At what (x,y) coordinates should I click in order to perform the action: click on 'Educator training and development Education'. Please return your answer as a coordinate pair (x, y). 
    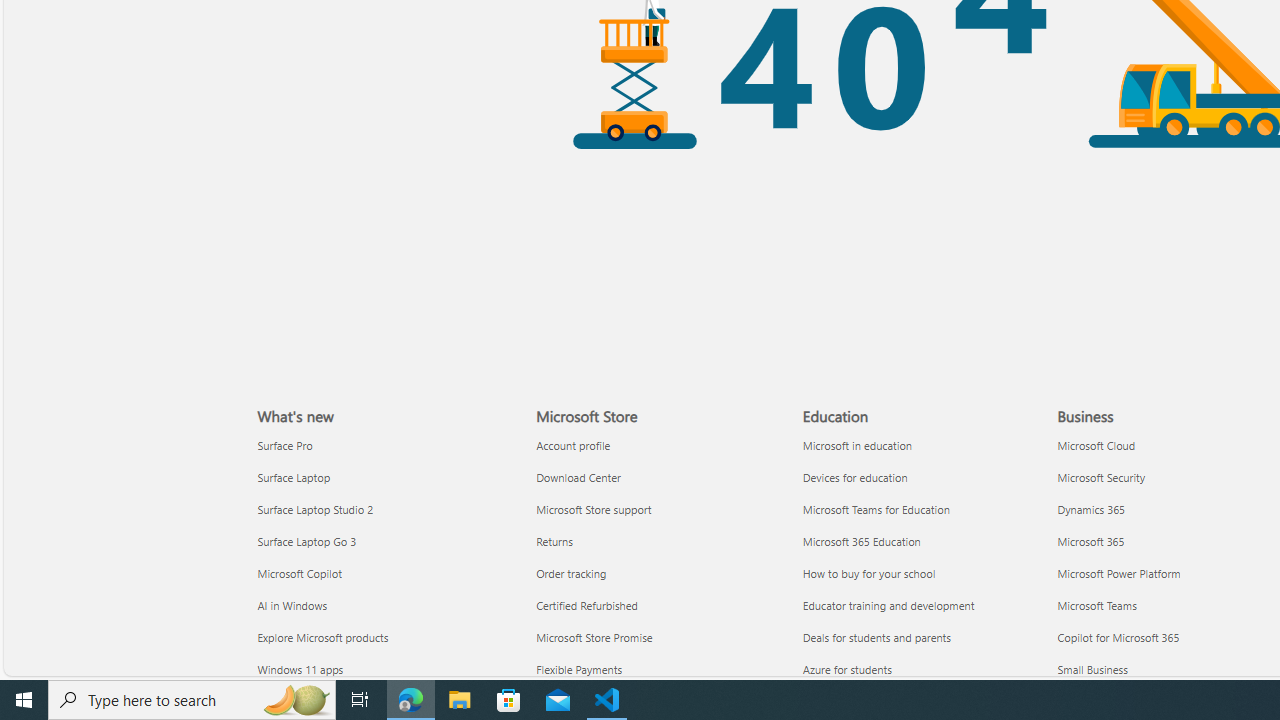
    Looking at the image, I should click on (887, 603).